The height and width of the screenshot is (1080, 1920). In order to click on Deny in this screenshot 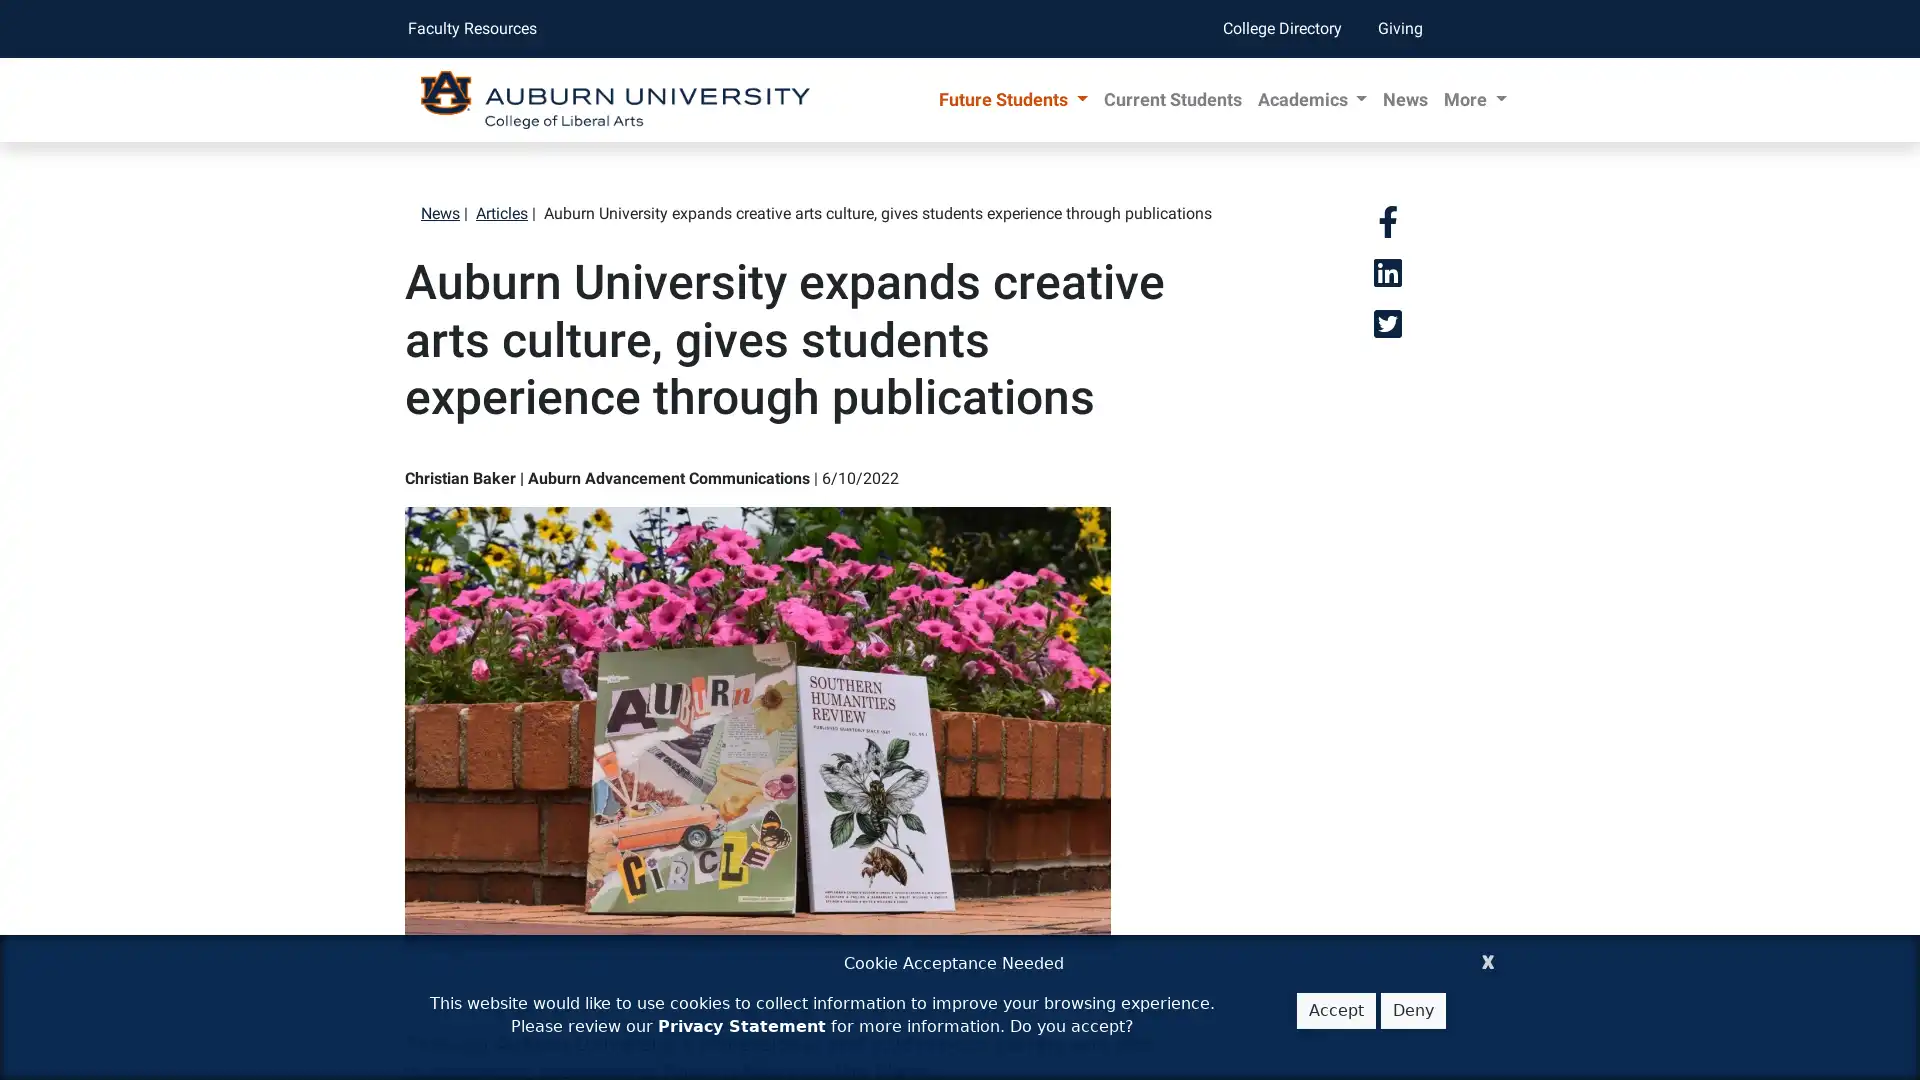, I will do `click(1412, 1010)`.